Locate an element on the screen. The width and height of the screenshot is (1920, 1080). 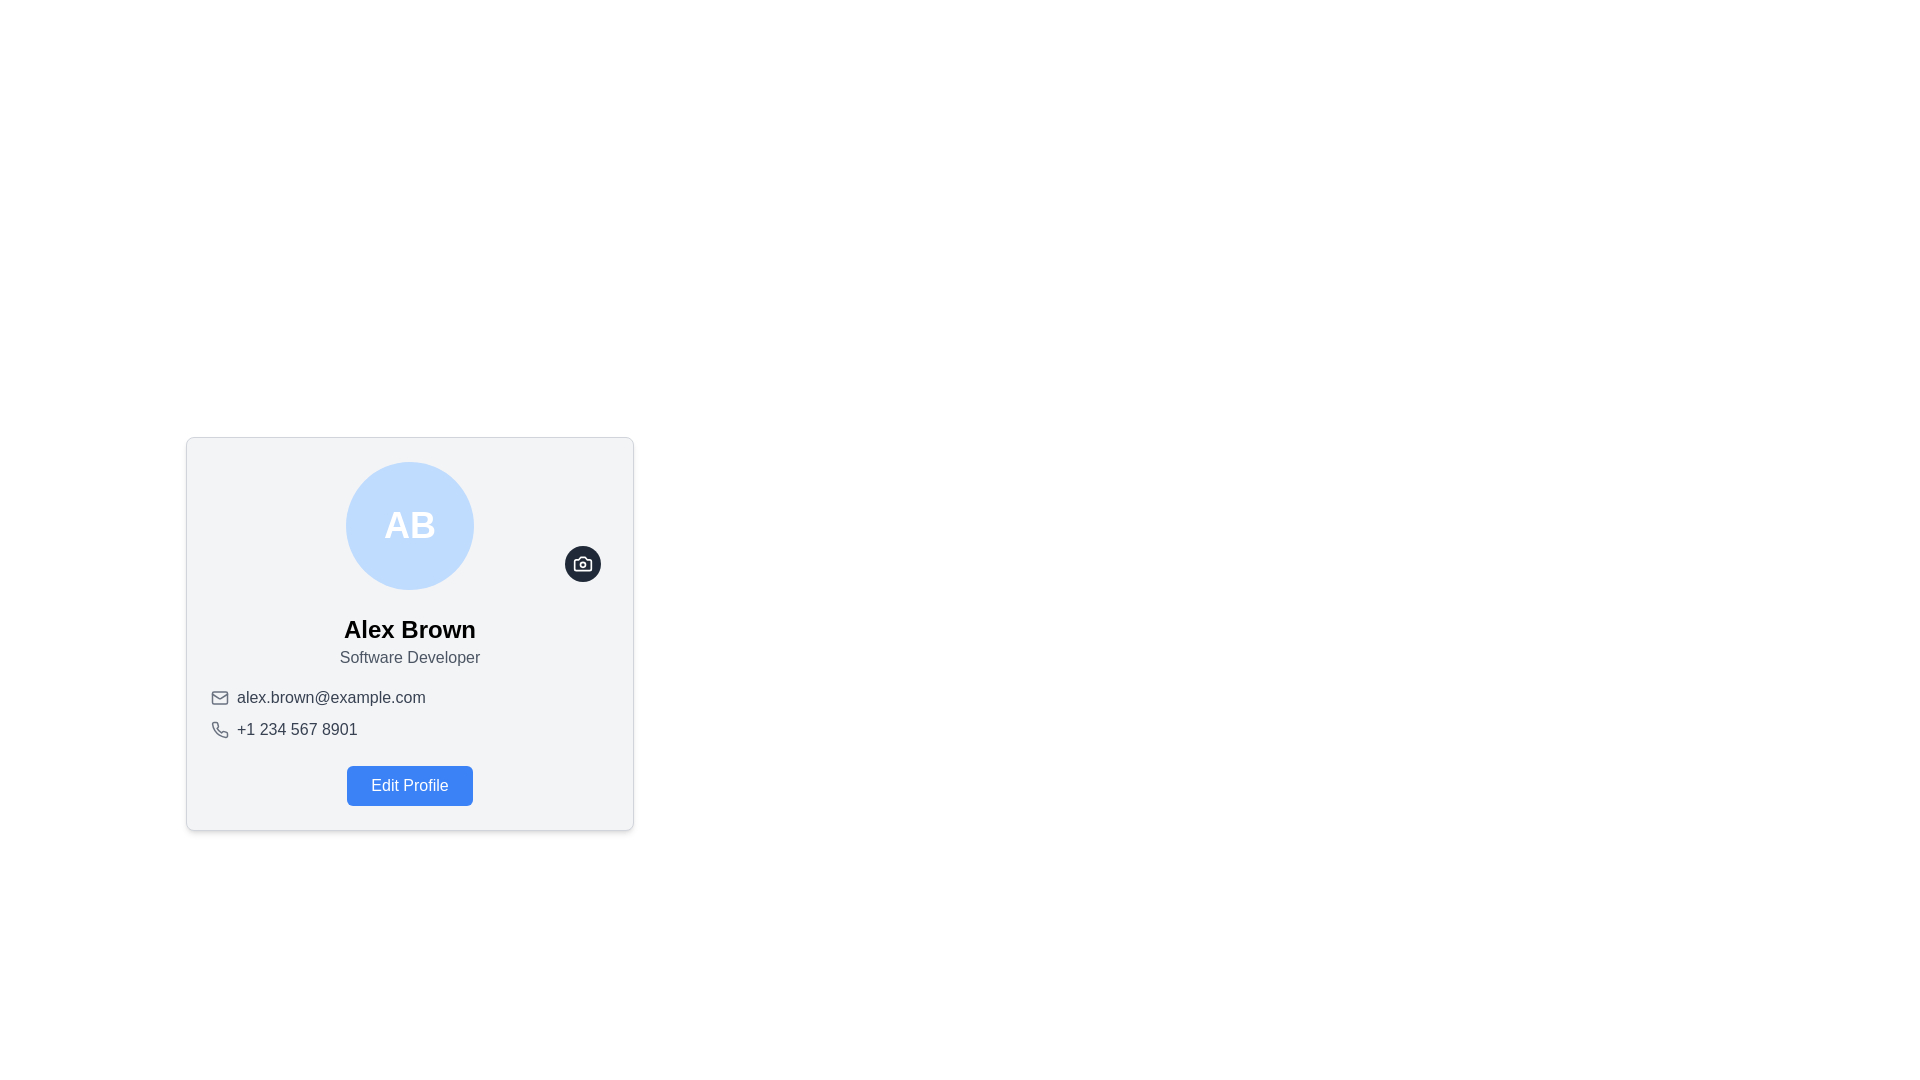
the phone number displayed in the format '+1 234 567 8901' located in the lower part of a card-like interface, below an email address and above the 'Edit Profile' button is located at coordinates (296, 729).